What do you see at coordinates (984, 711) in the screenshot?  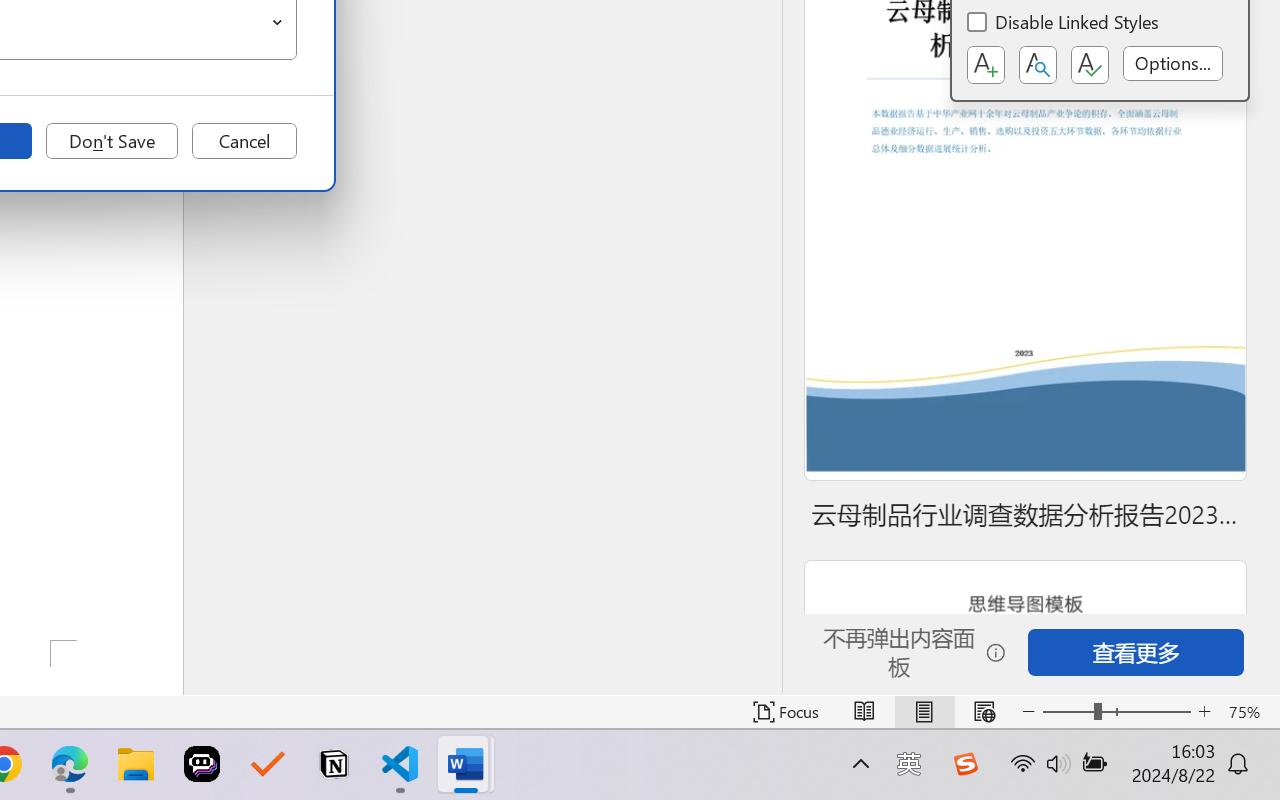 I see `'Web Layout'` at bounding box center [984, 711].